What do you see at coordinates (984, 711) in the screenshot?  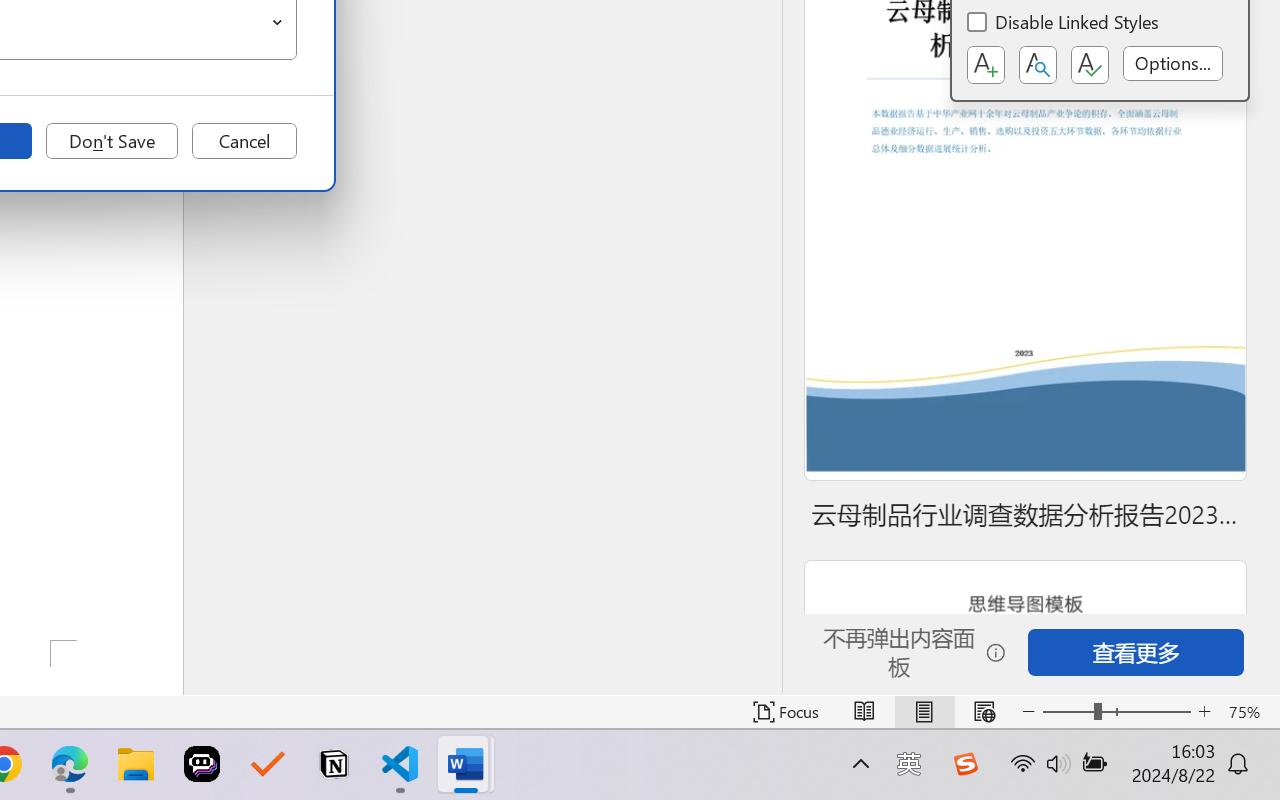 I see `'Web Layout'` at bounding box center [984, 711].